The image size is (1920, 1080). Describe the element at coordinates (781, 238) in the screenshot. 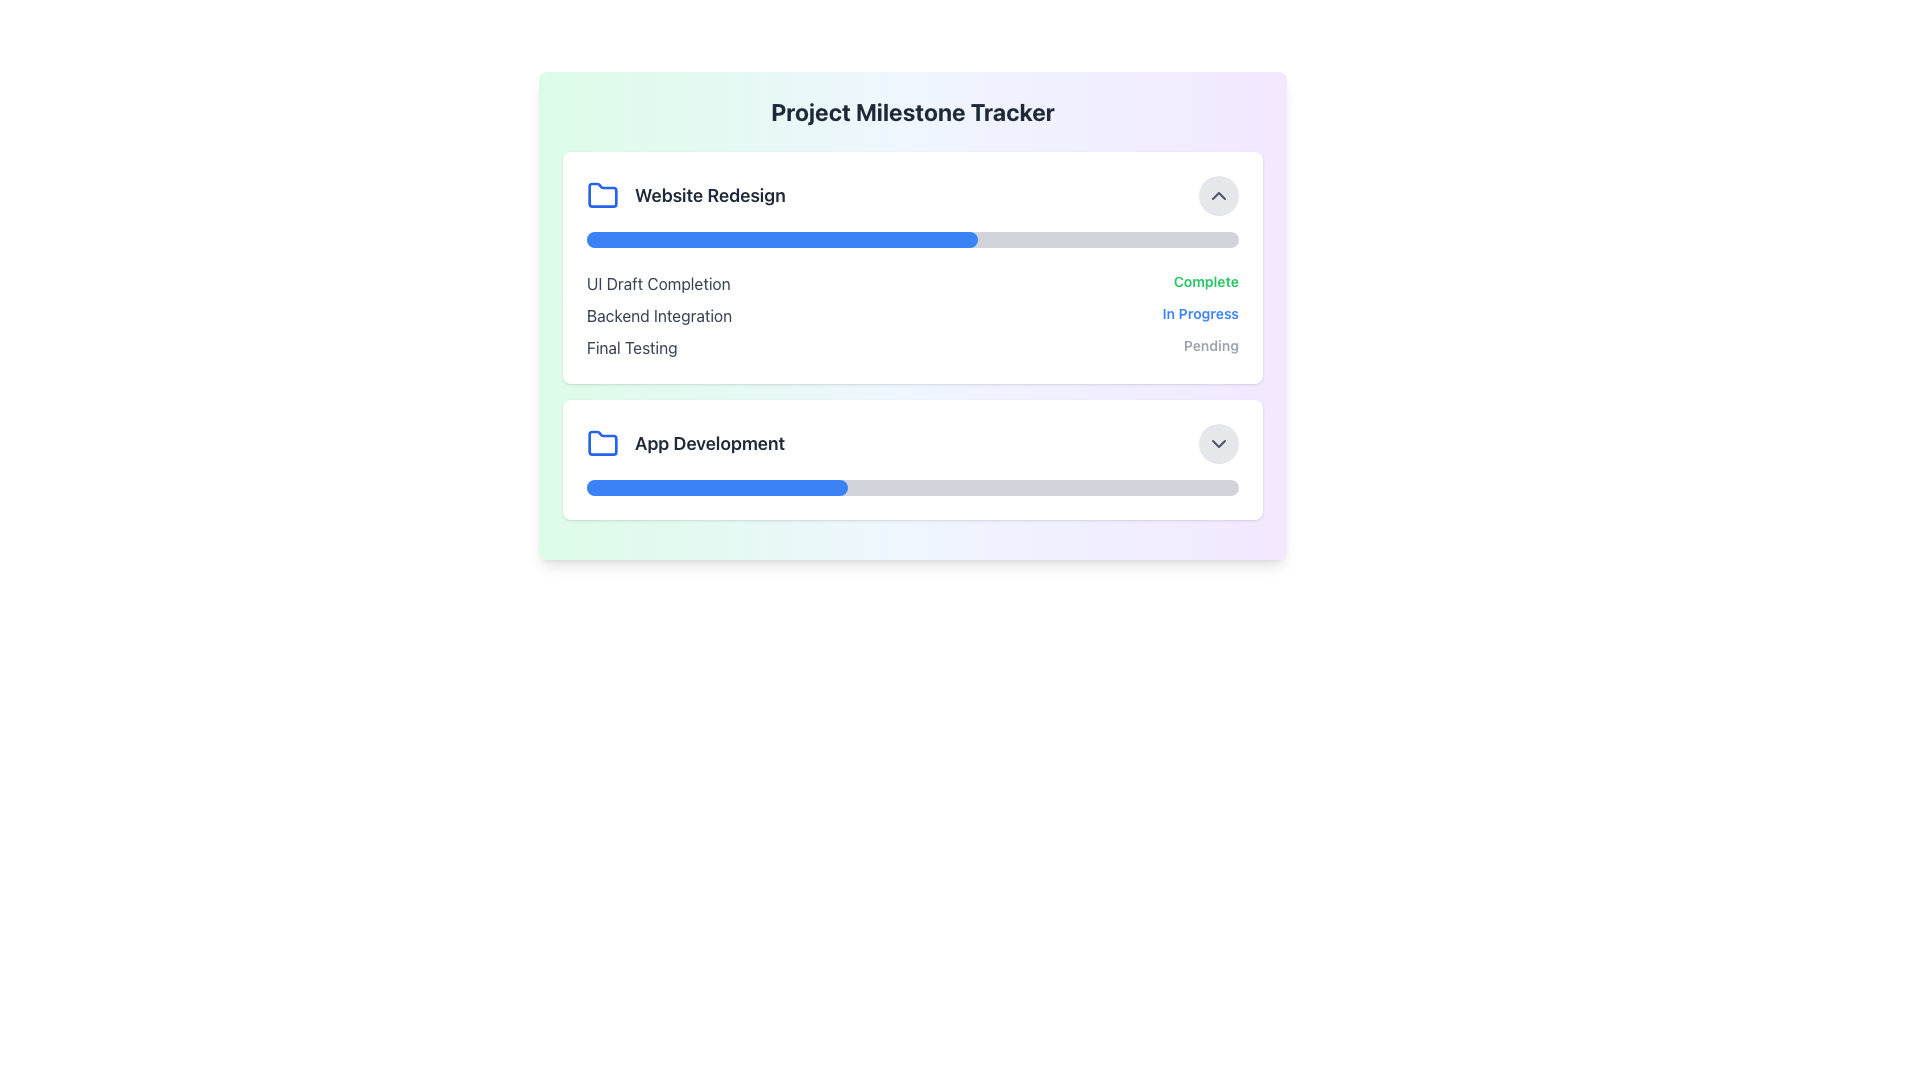

I see `the filled portion of the progress bar indicating 60% completion under the 'Website Redesign' section` at that location.